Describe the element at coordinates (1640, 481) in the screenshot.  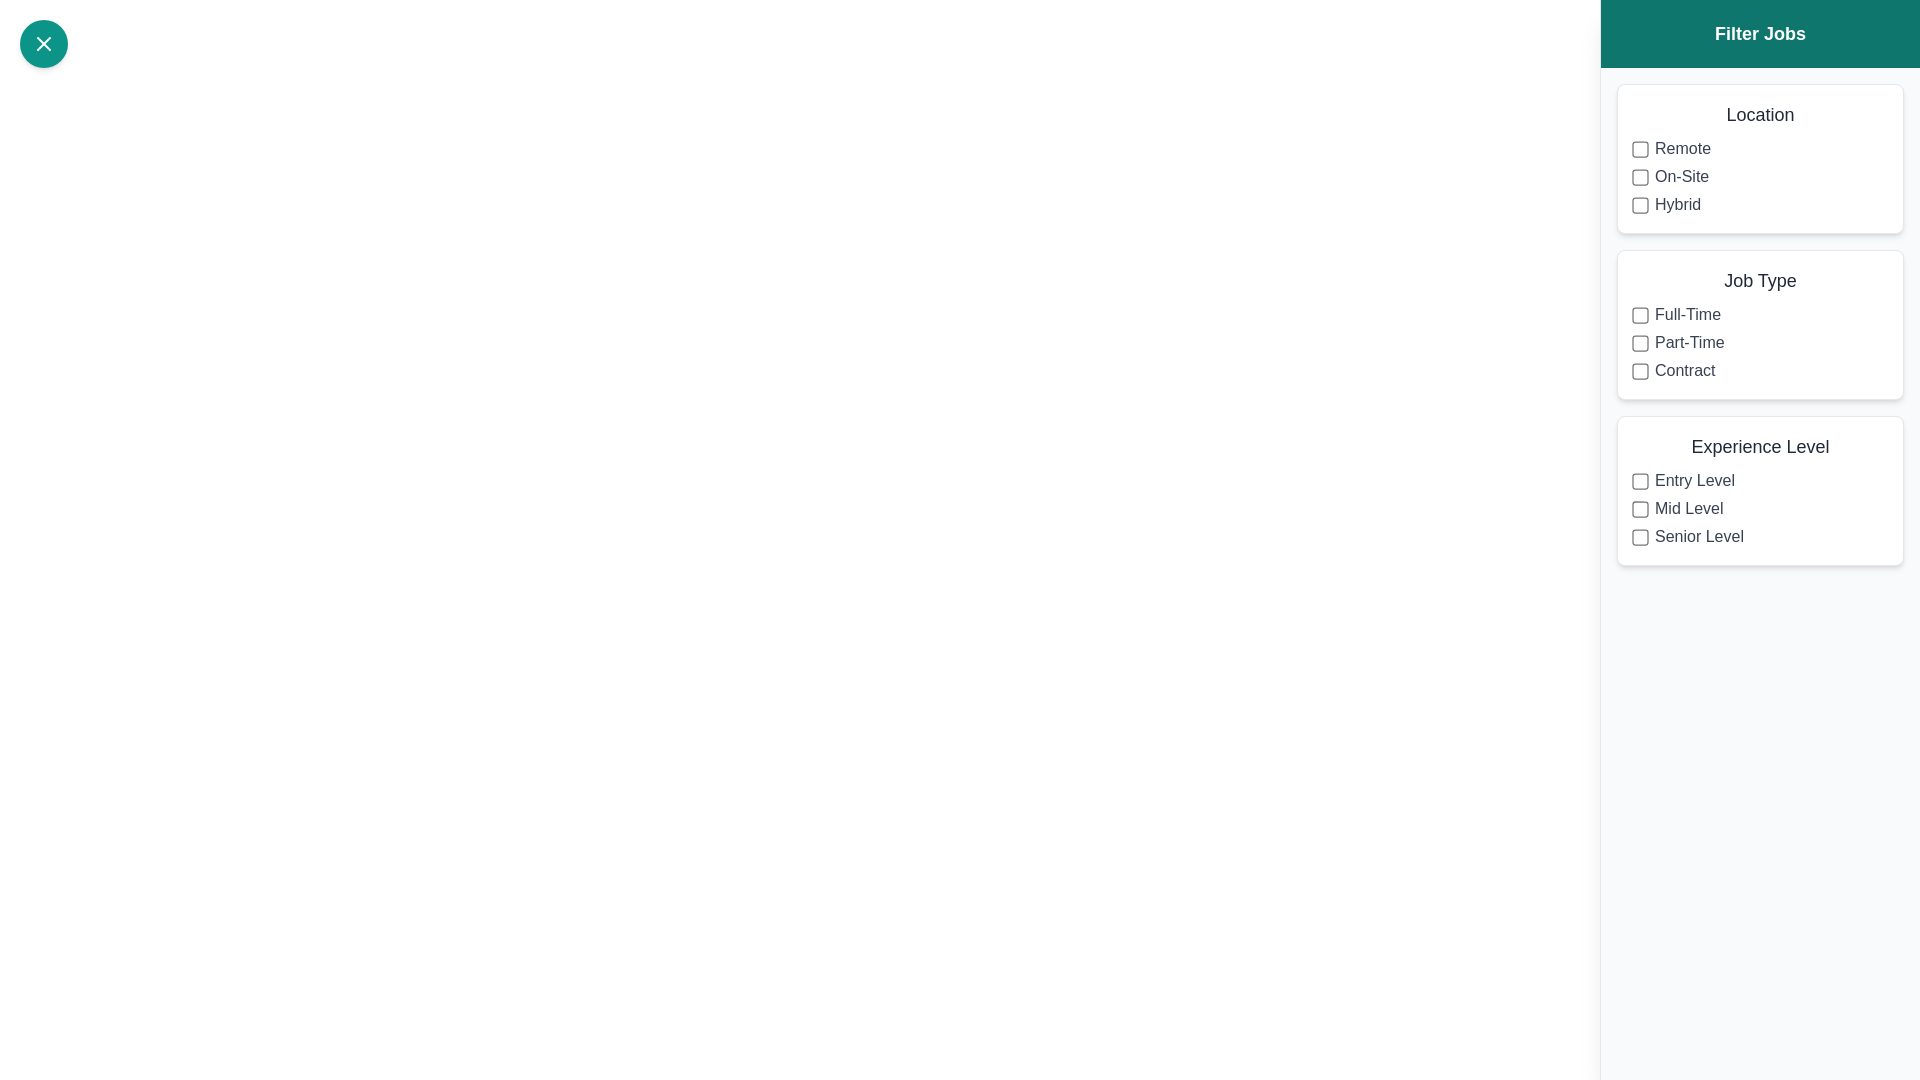
I see `the filter option Entry Level` at that location.